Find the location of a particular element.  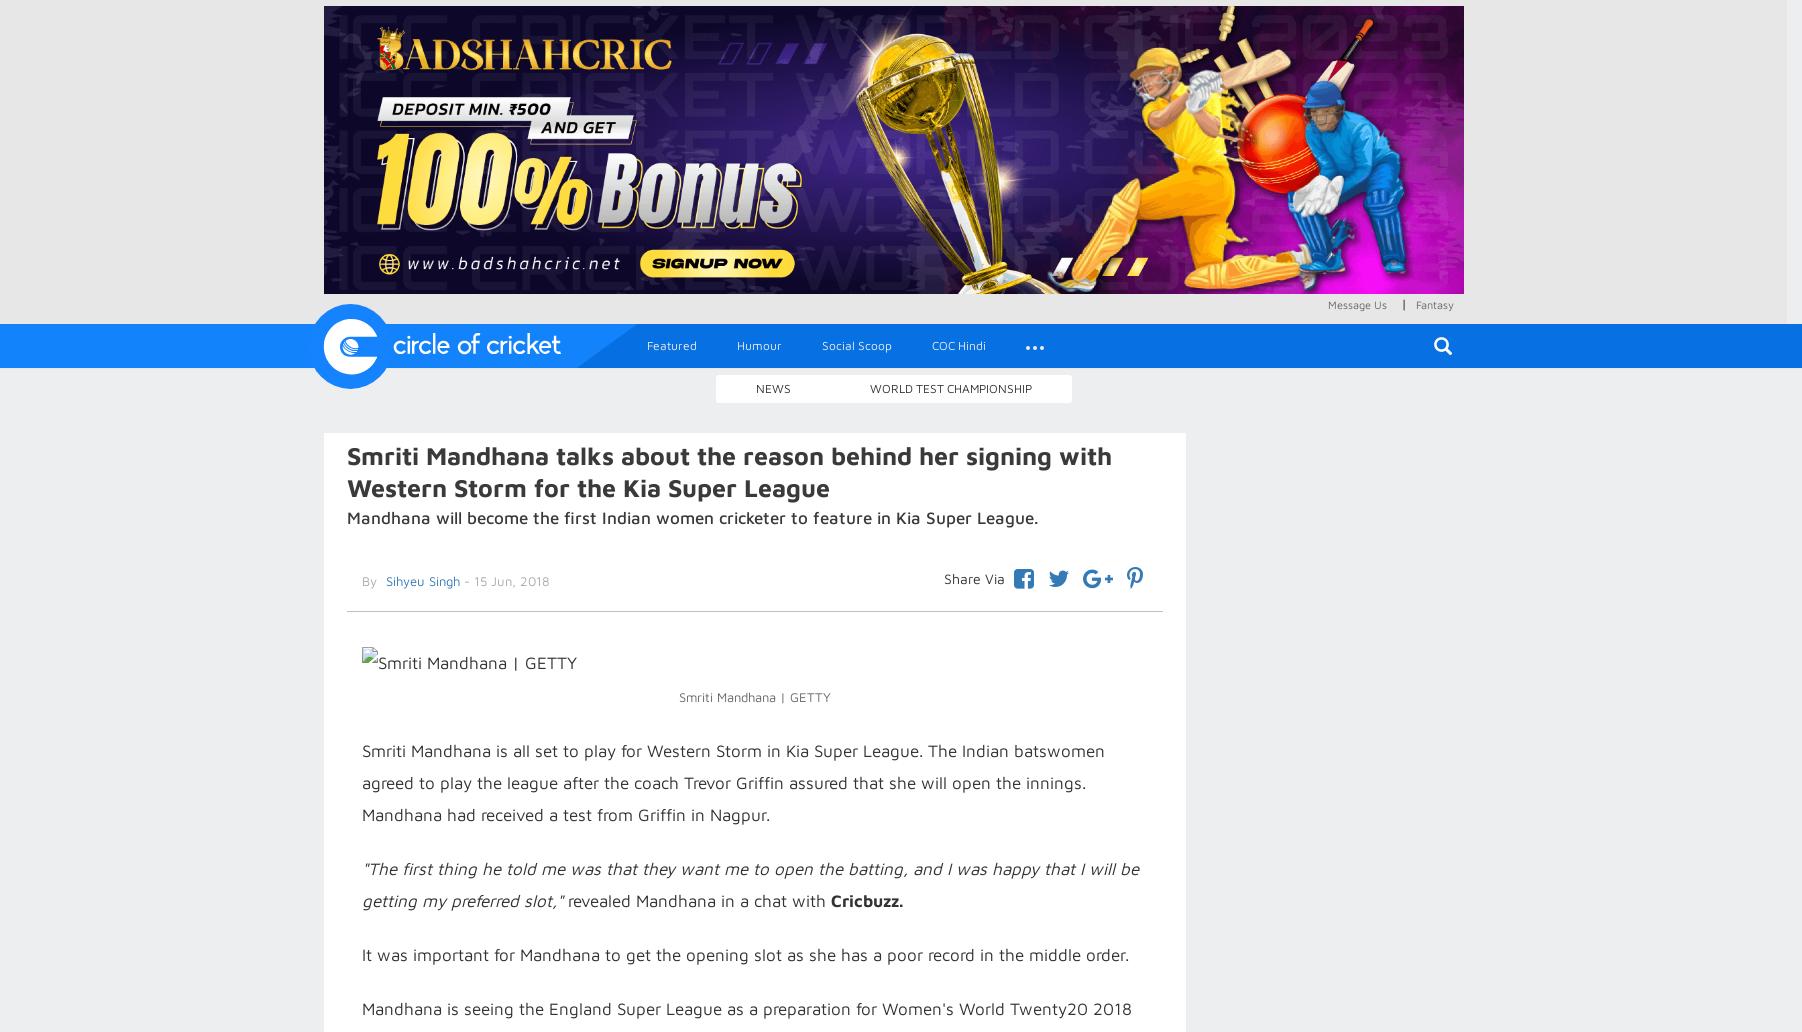

'It was important for Mandhana to get the opening slot as she has a poor record in the middle order.' is located at coordinates (743, 954).